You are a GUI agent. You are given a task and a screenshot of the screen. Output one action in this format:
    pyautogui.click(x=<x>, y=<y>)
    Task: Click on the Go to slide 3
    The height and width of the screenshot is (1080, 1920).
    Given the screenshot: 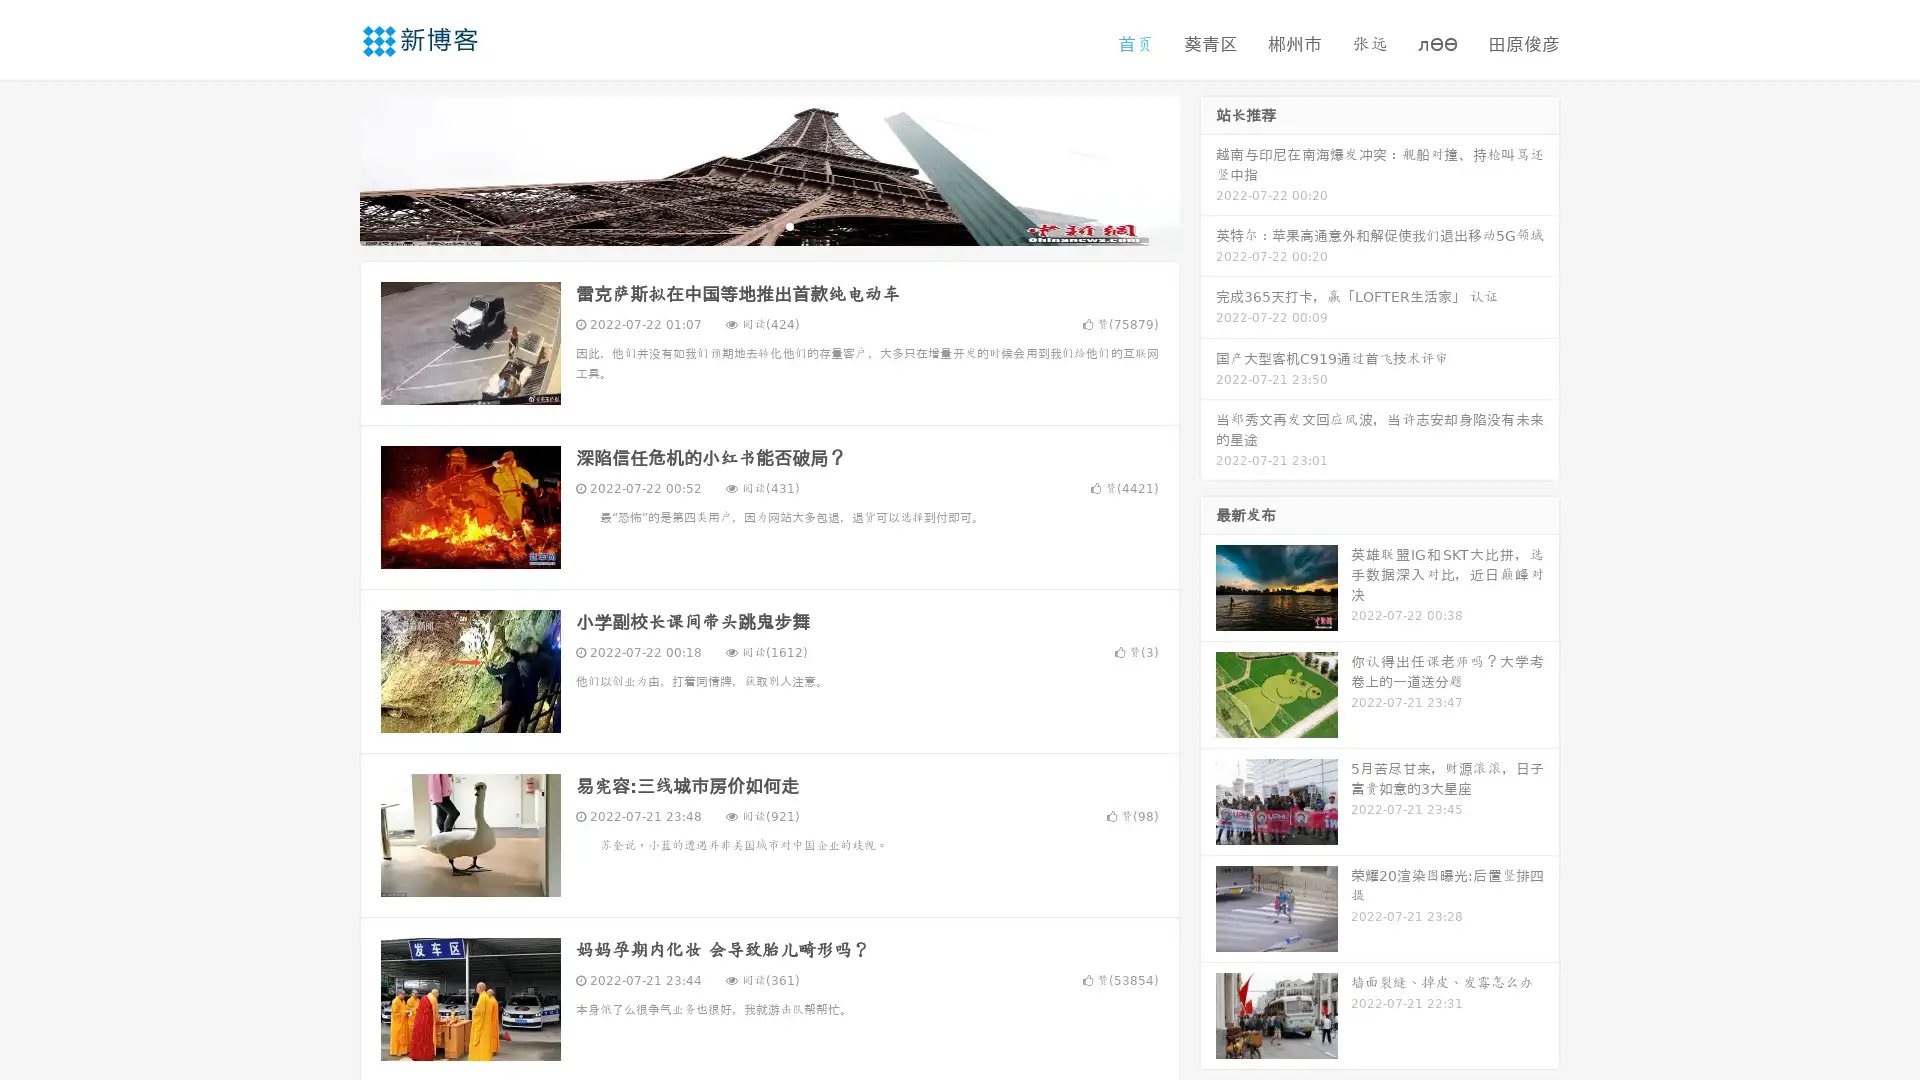 What is the action you would take?
    pyautogui.click(x=789, y=225)
    